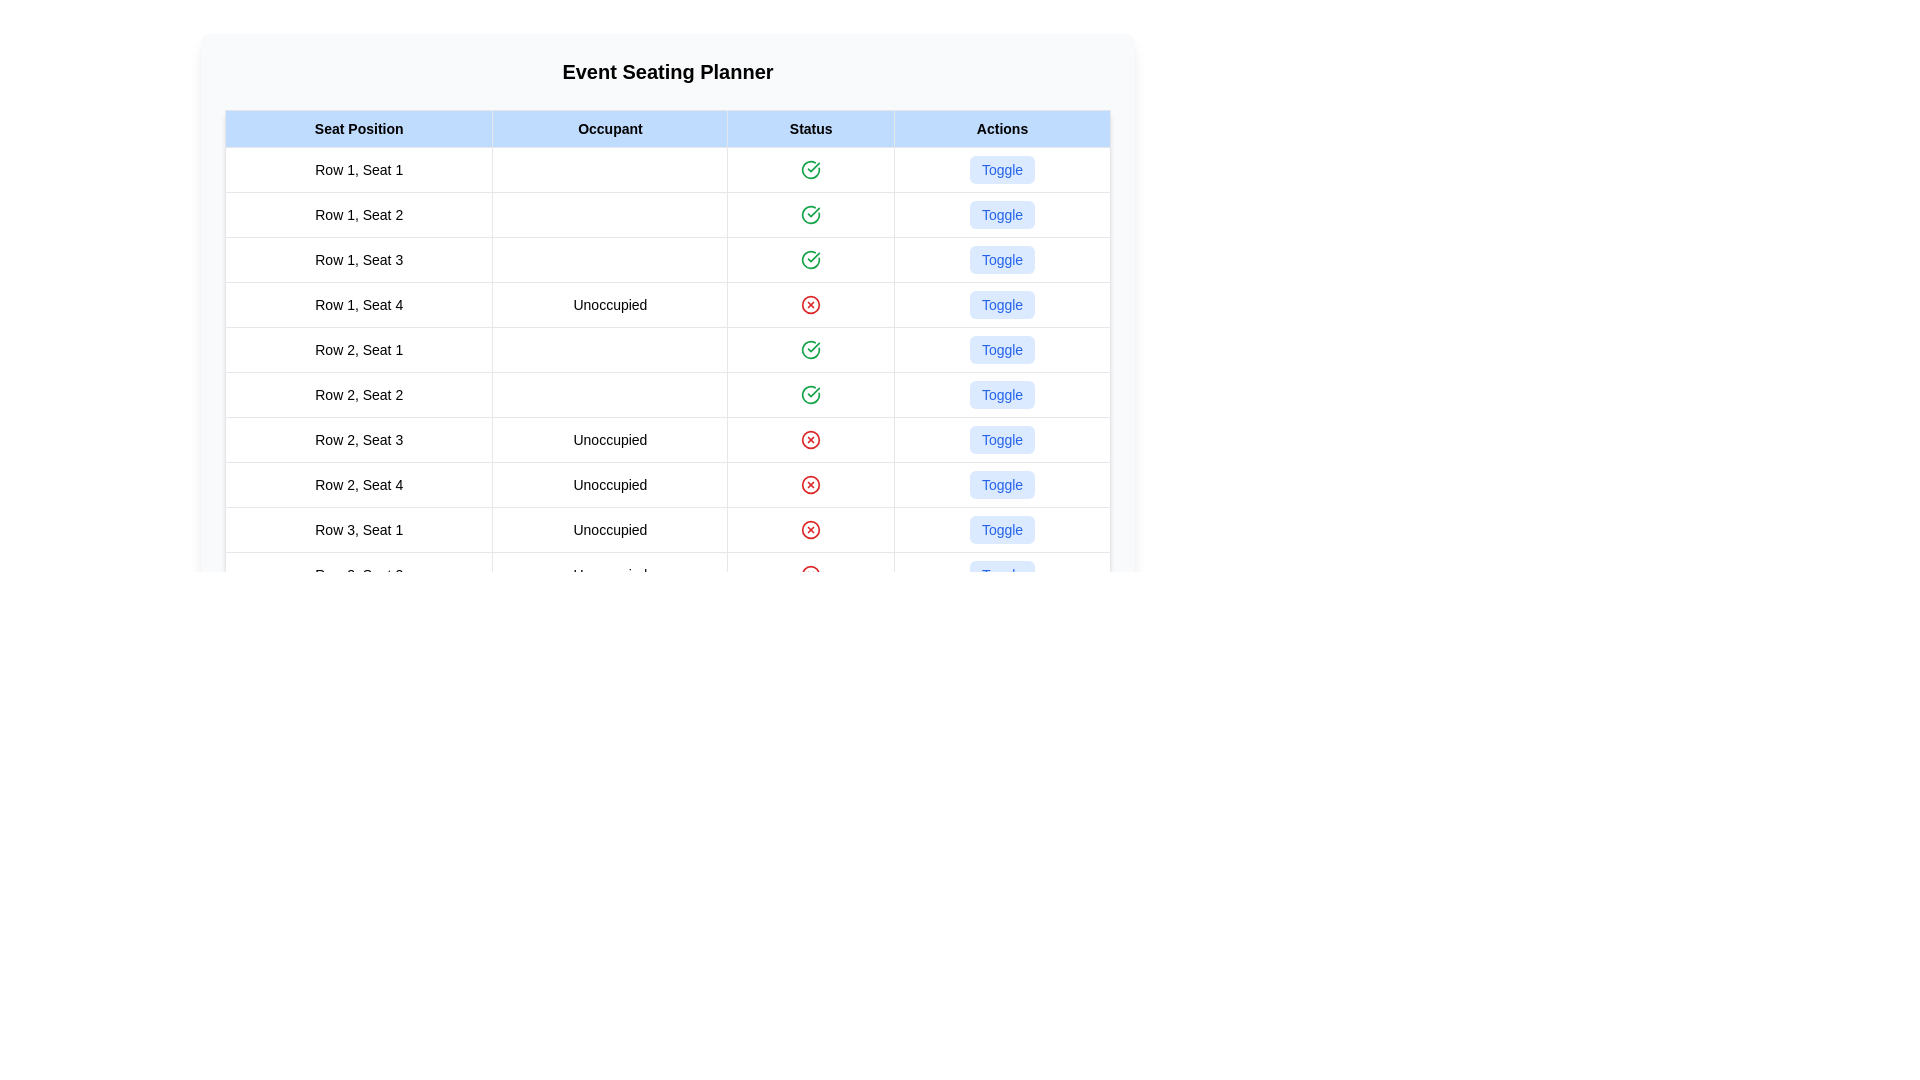 This screenshot has width=1920, height=1080. What do you see at coordinates (667, 528) in the screenshot?
I see `the red cross icon in the table row for 'Row 3, Seat 1' under the 'Status' column in the seating planner` at bounding box center [667, 528].